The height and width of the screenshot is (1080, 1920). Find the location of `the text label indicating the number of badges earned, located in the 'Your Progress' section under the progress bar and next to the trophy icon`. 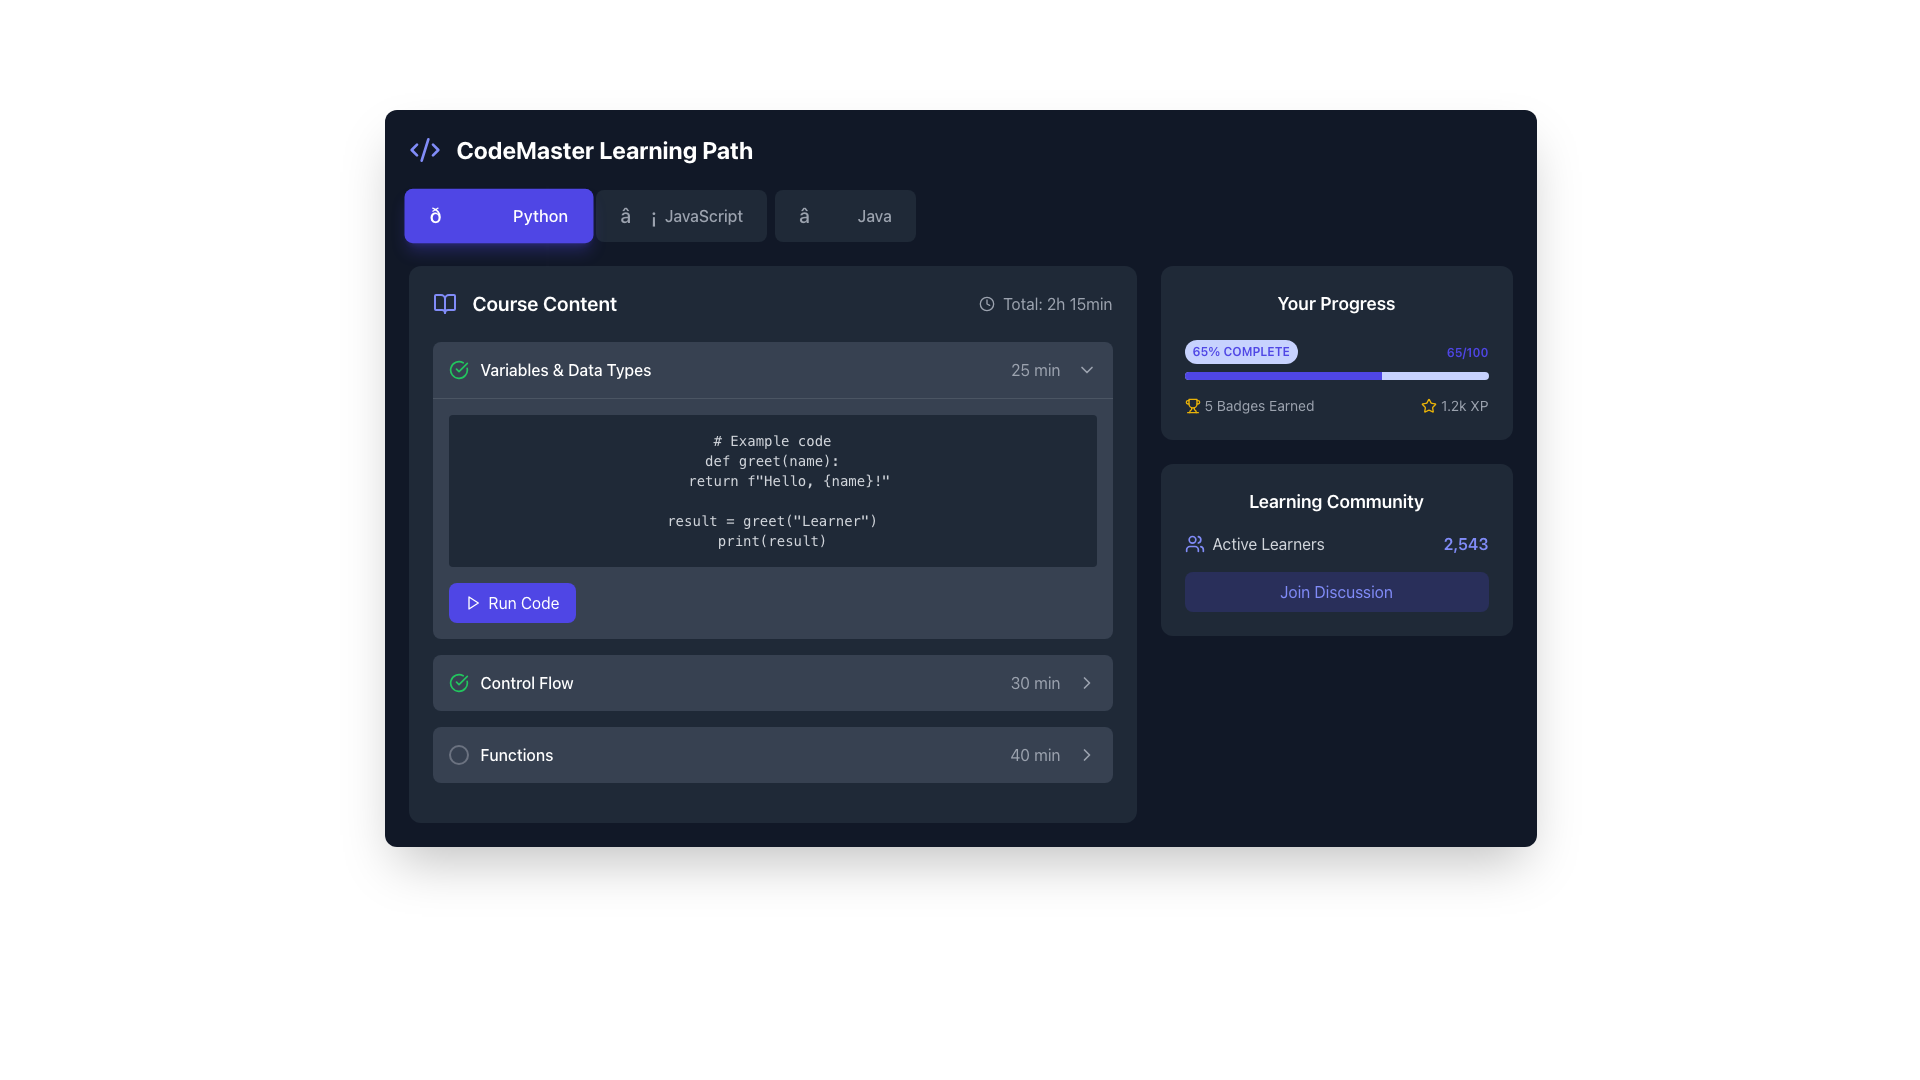

the text label indicating the number of badges earned, located in the 'Your Progress' section under the progress bar and next to the trophy icon is located at coordinates (1258, 405).